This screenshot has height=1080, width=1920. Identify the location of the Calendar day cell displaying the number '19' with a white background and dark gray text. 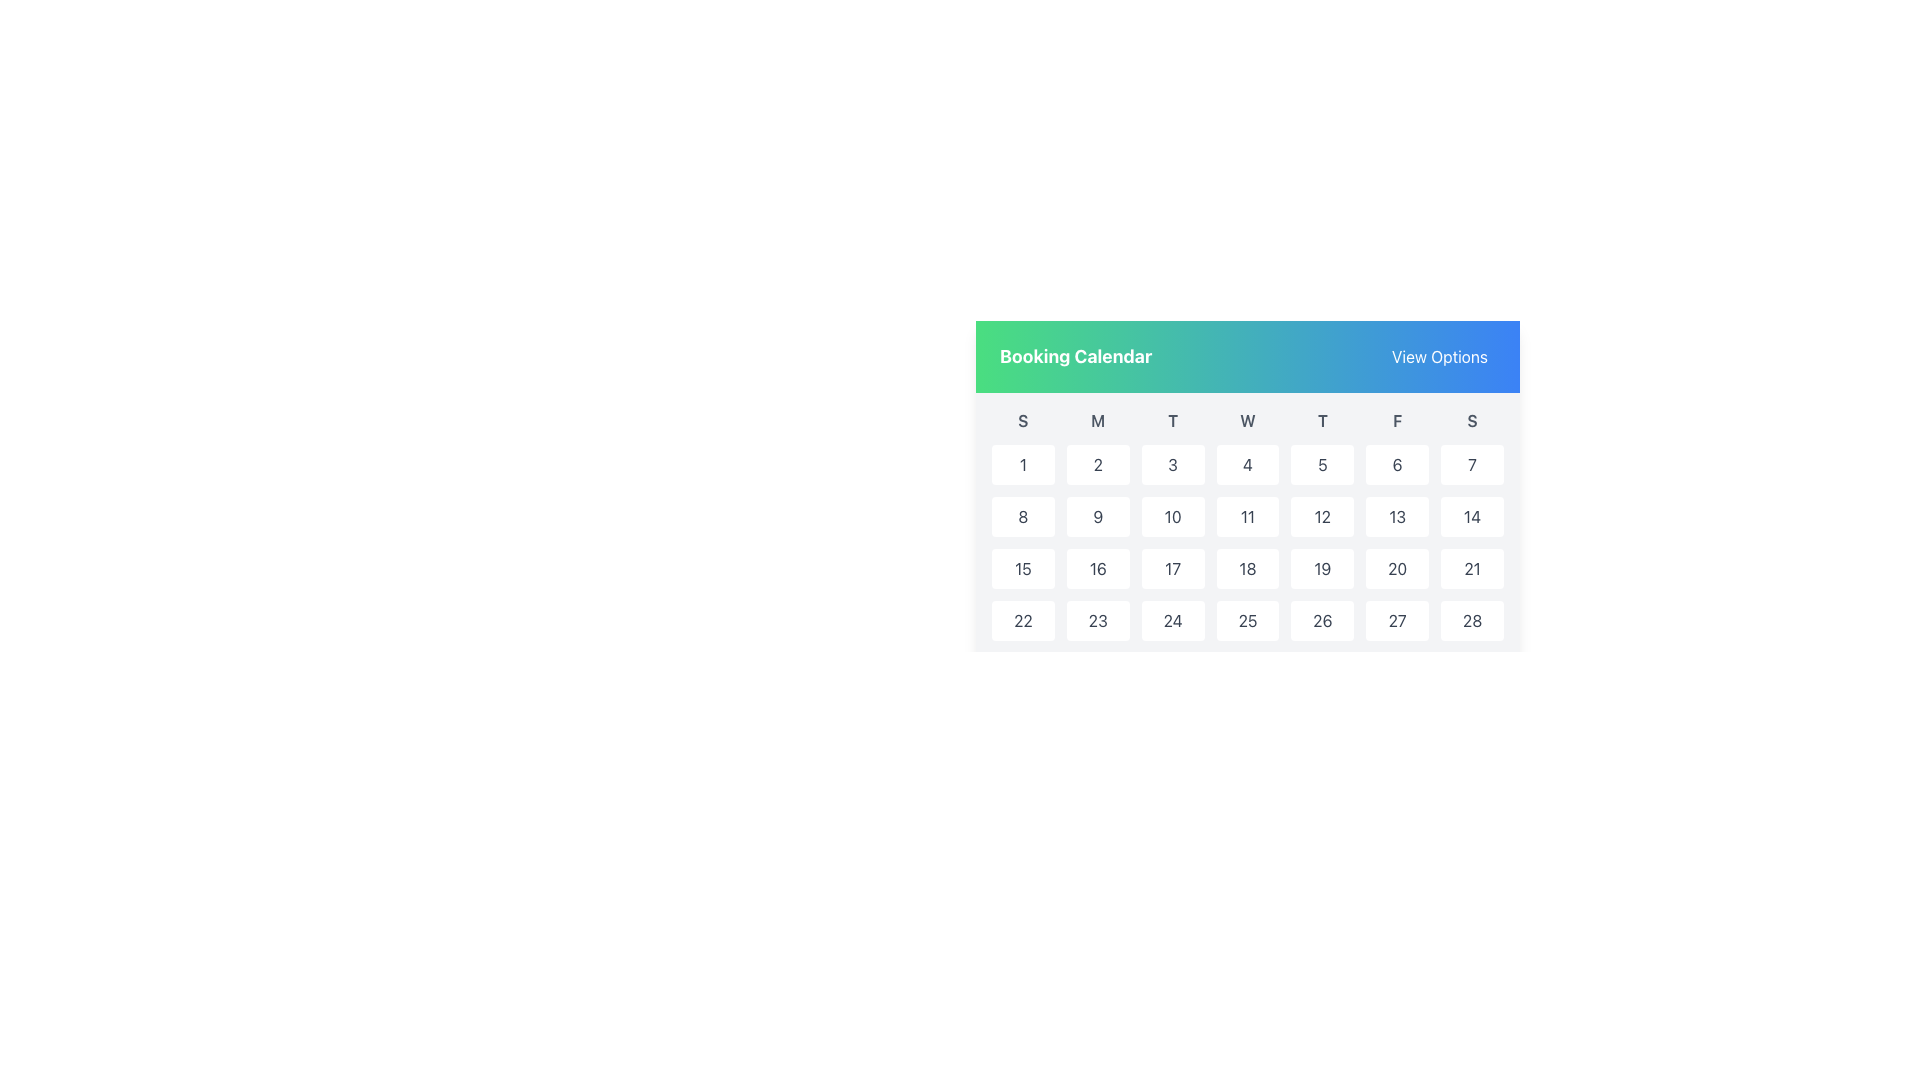
(1322, 569).